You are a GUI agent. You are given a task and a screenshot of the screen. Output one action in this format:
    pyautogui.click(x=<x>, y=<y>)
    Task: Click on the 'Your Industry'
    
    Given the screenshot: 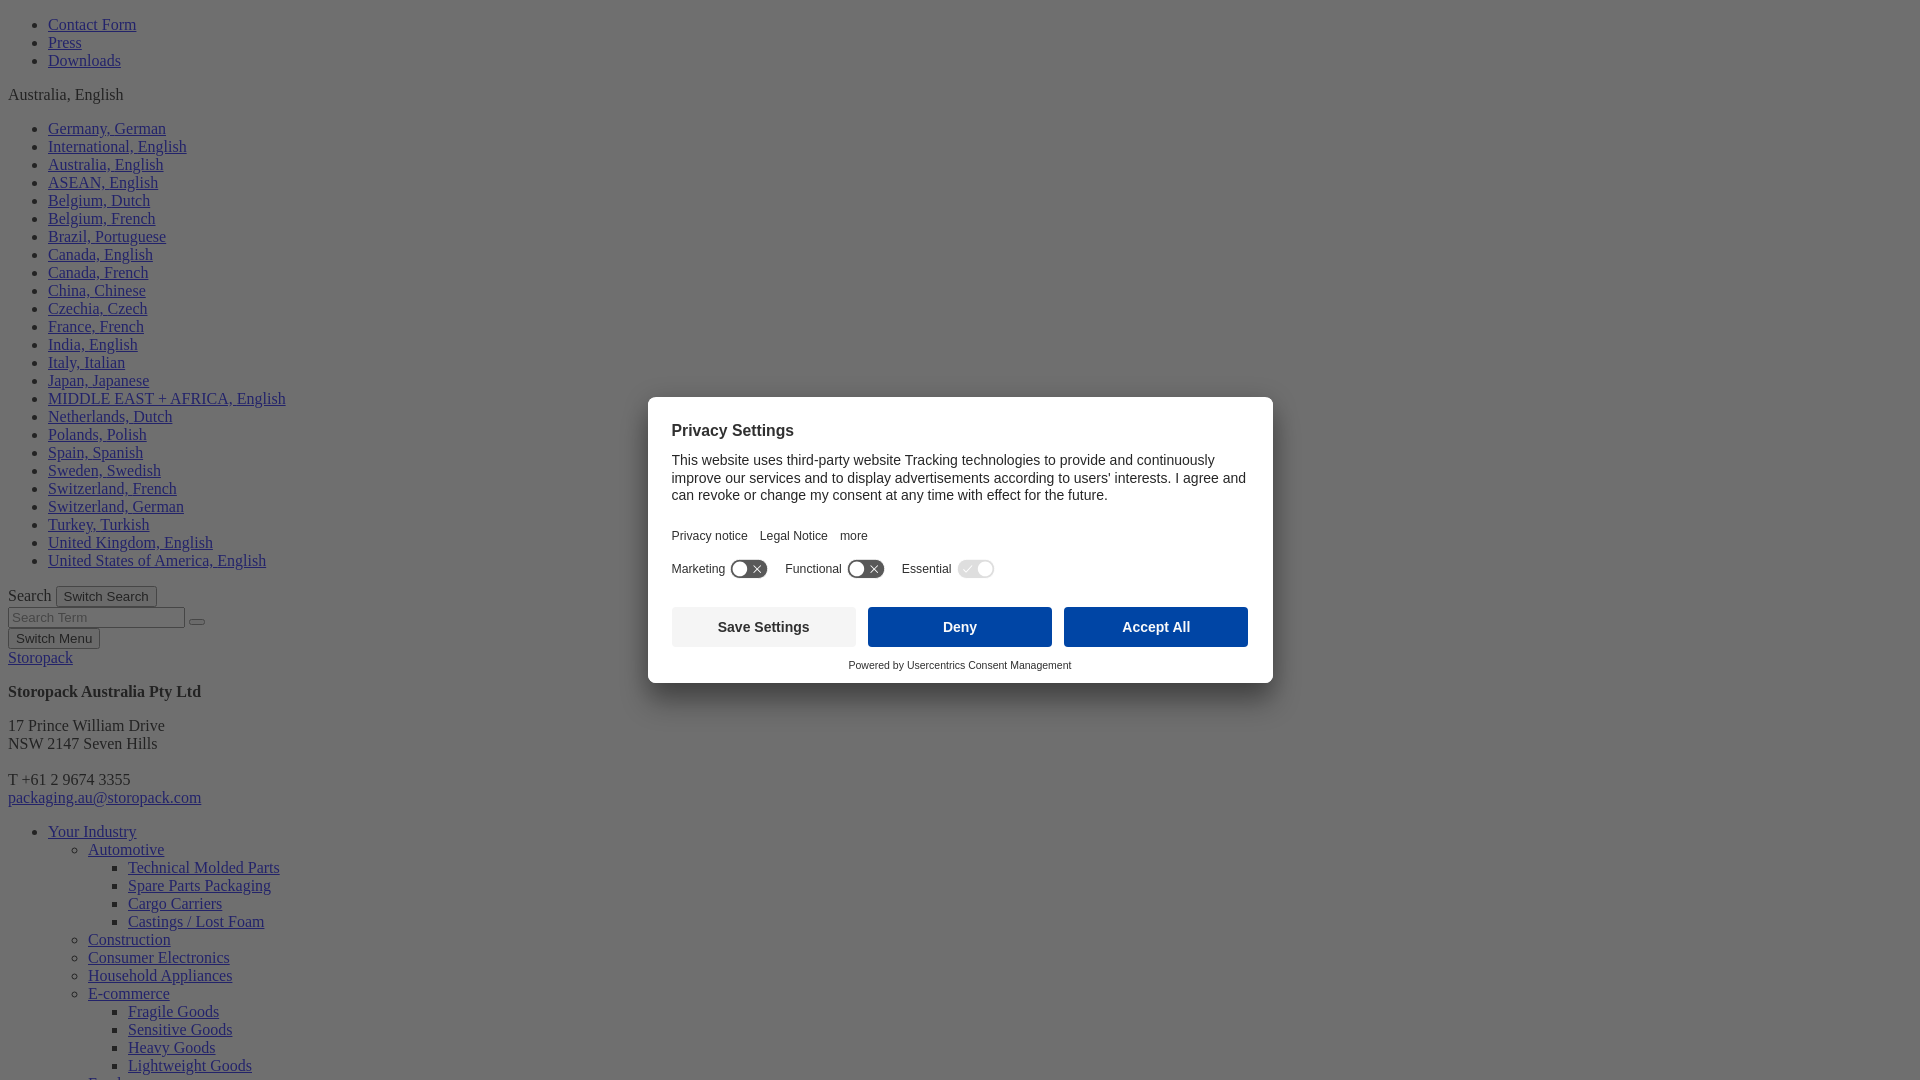 What is the action you would take?
    pyautogui.click(x=48, y=831)
    